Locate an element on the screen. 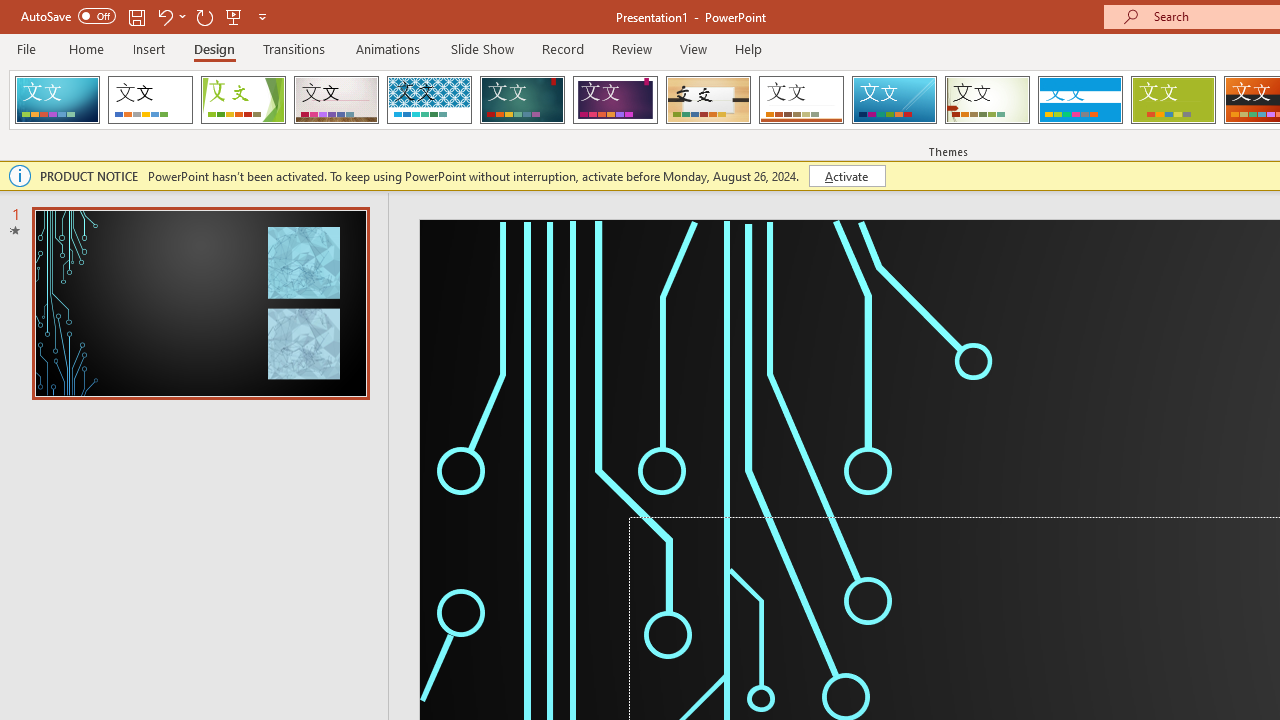  'Ion Boardroom' is located at coordinates (614, 100).